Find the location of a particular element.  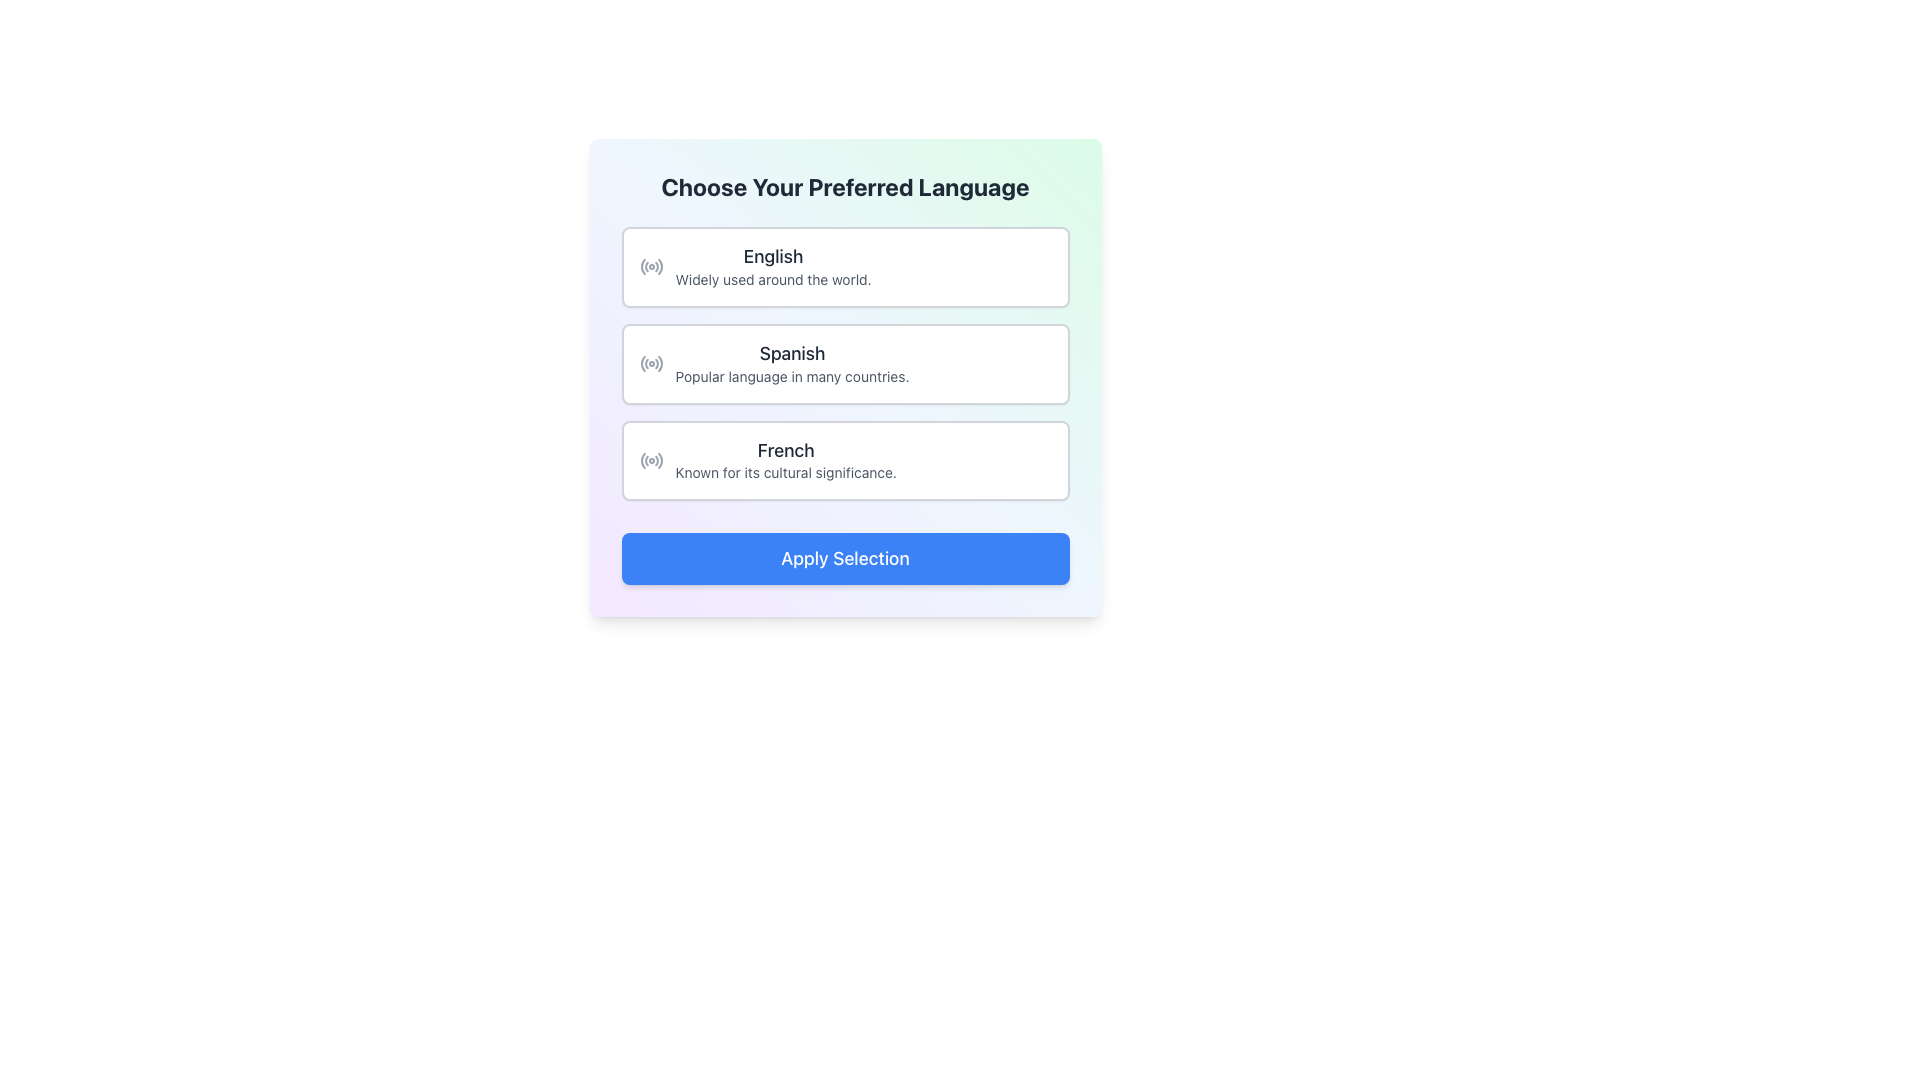

the language option icon located to the left of the text 'English' in the interface is located at coordinates (651, 266).